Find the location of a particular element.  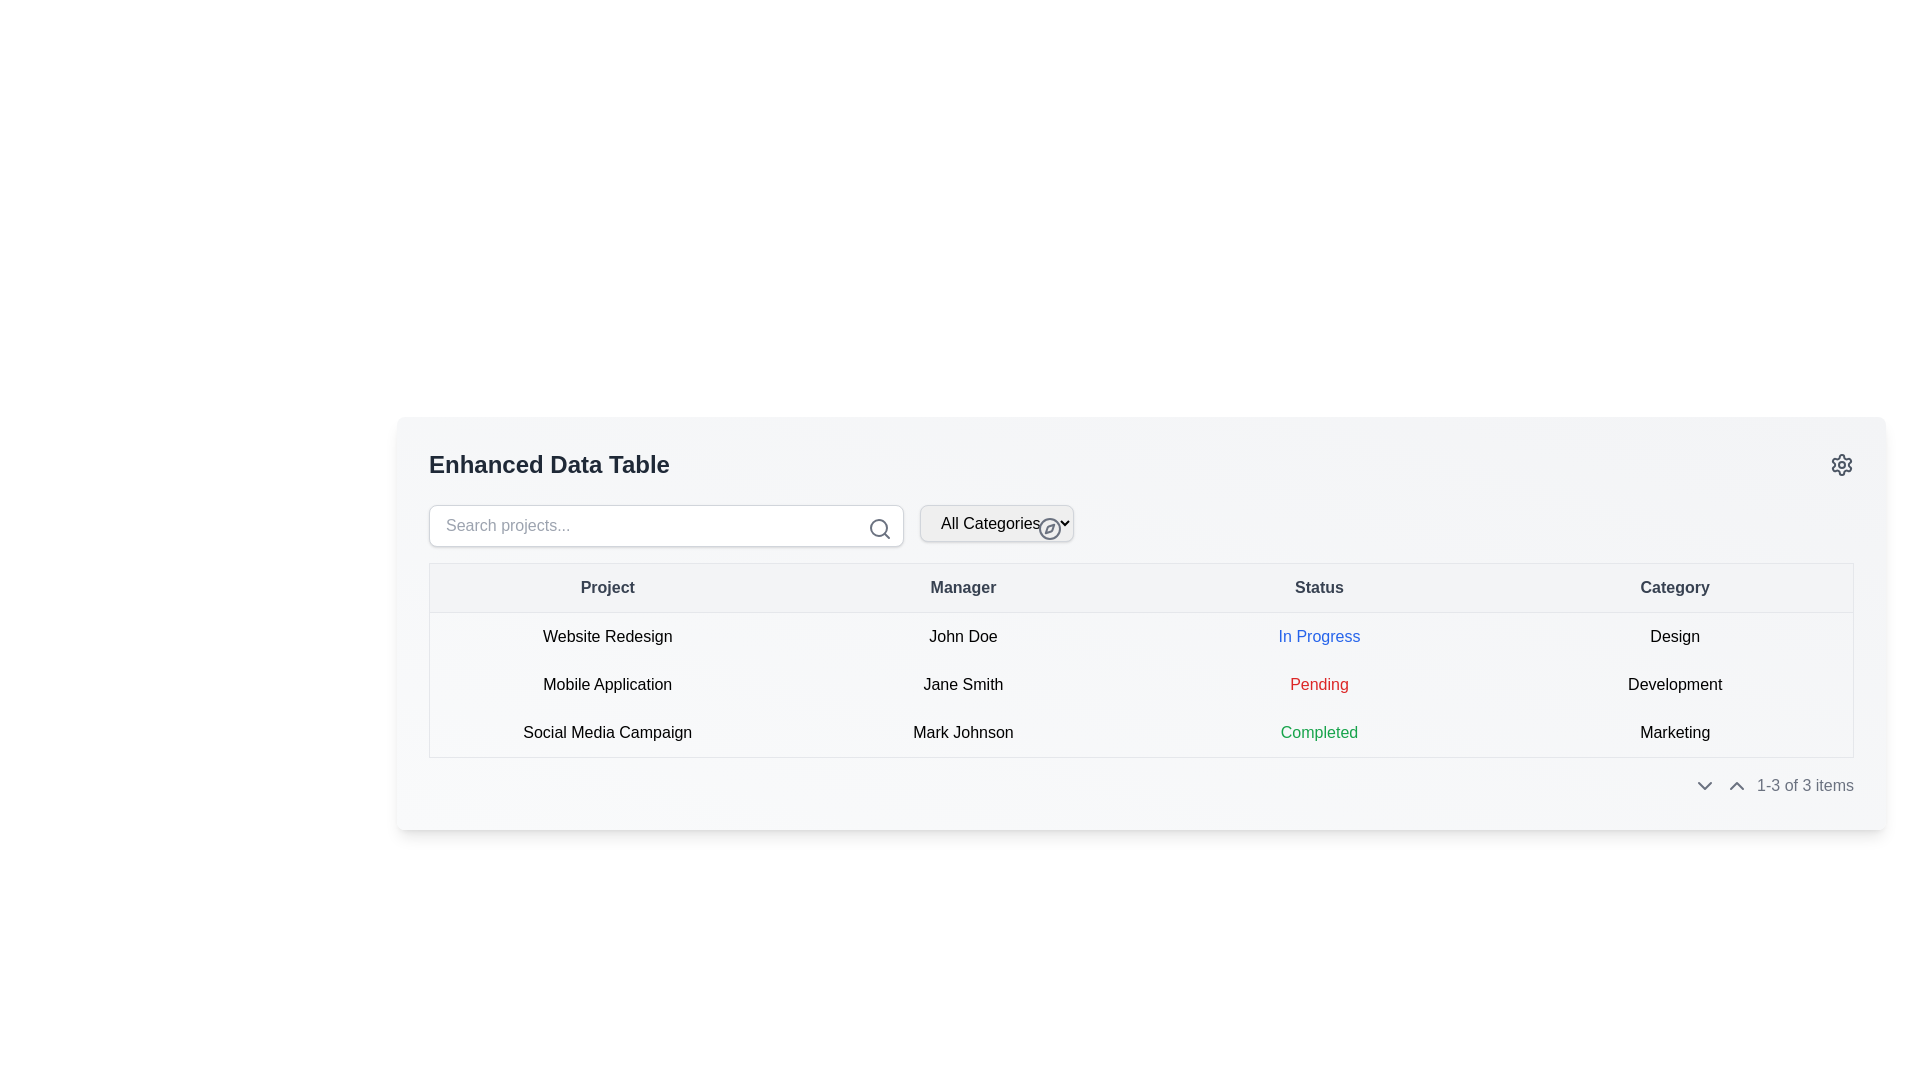

the gear-shaped icon button in the top-right corner of the Enhanced Data Table is located at coordinates (1841, 465).